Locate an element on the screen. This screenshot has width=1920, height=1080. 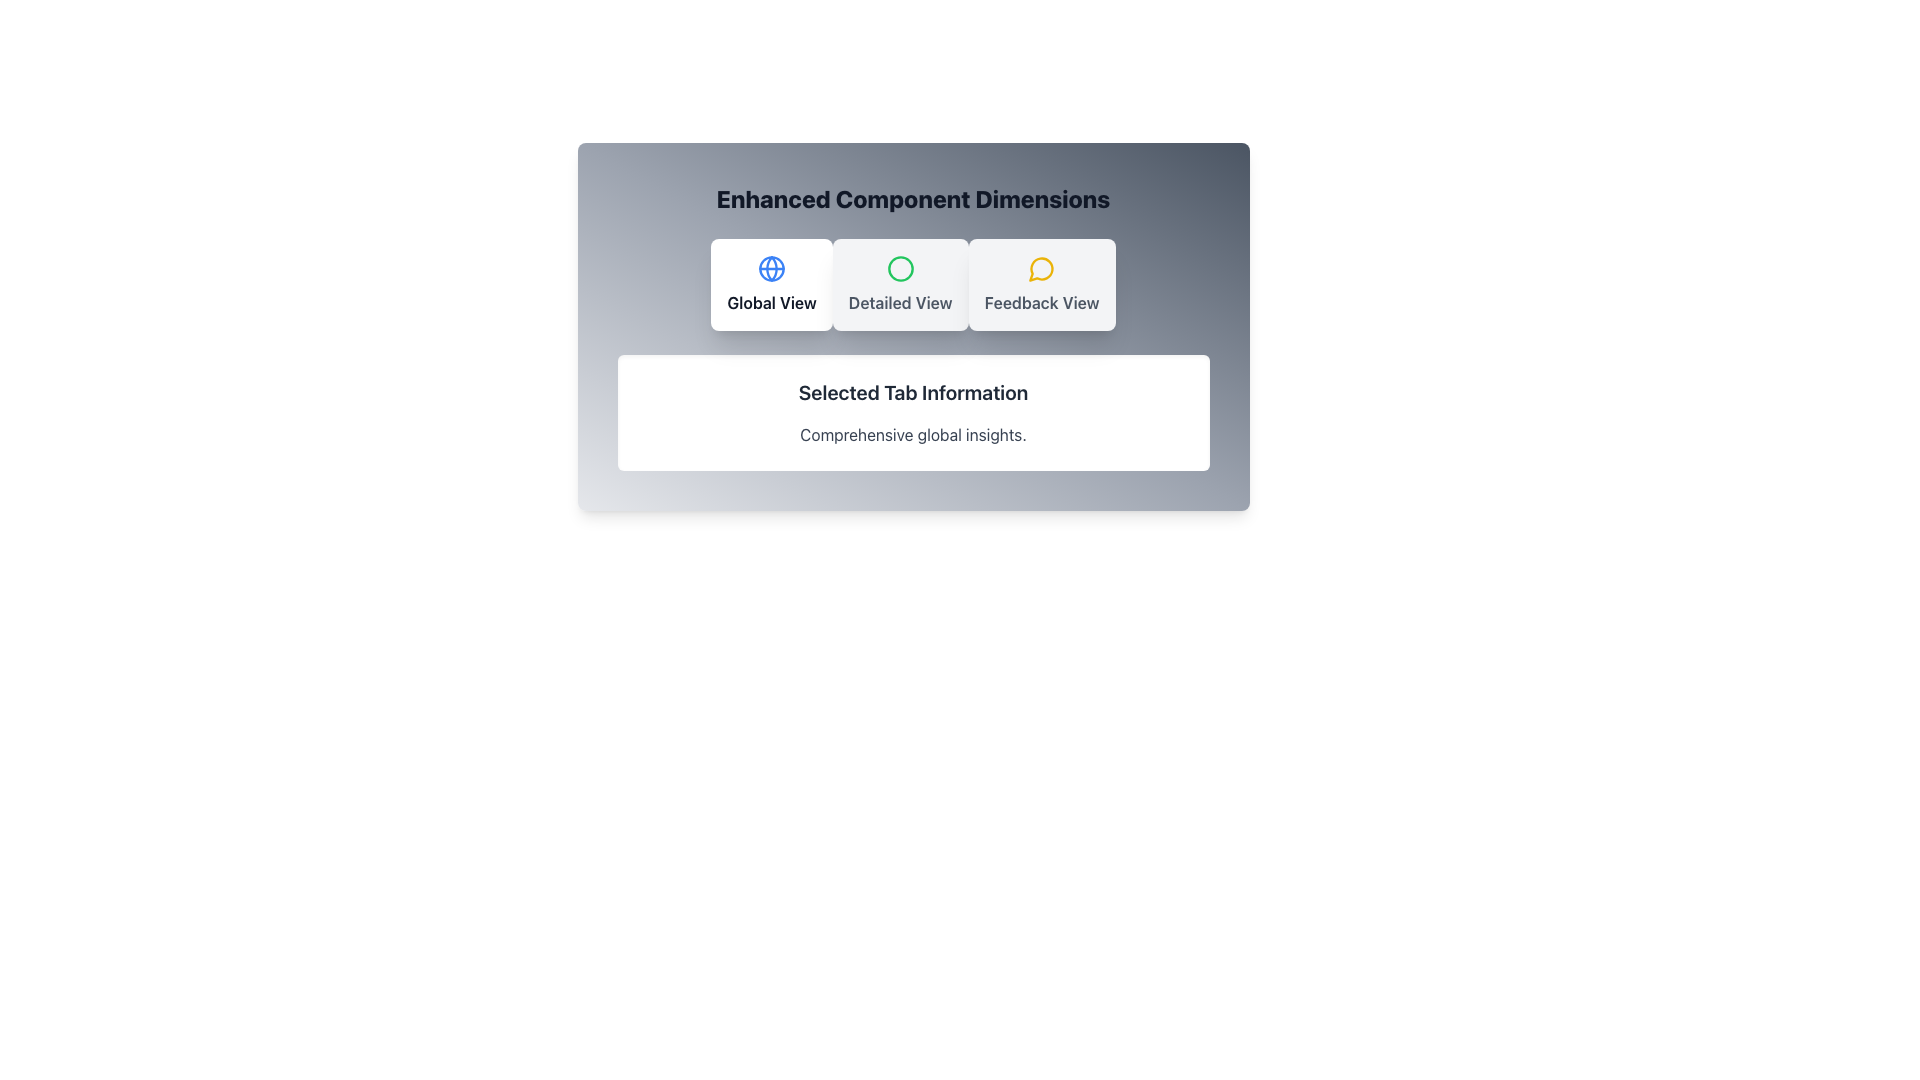
the SVG circle with a green stroke that is centrally located within the 'Detailed View' button, which is part of a horizontal array of buttons under the title 'Enhanced Component Dimensions' is located at coordinates (899, 268).